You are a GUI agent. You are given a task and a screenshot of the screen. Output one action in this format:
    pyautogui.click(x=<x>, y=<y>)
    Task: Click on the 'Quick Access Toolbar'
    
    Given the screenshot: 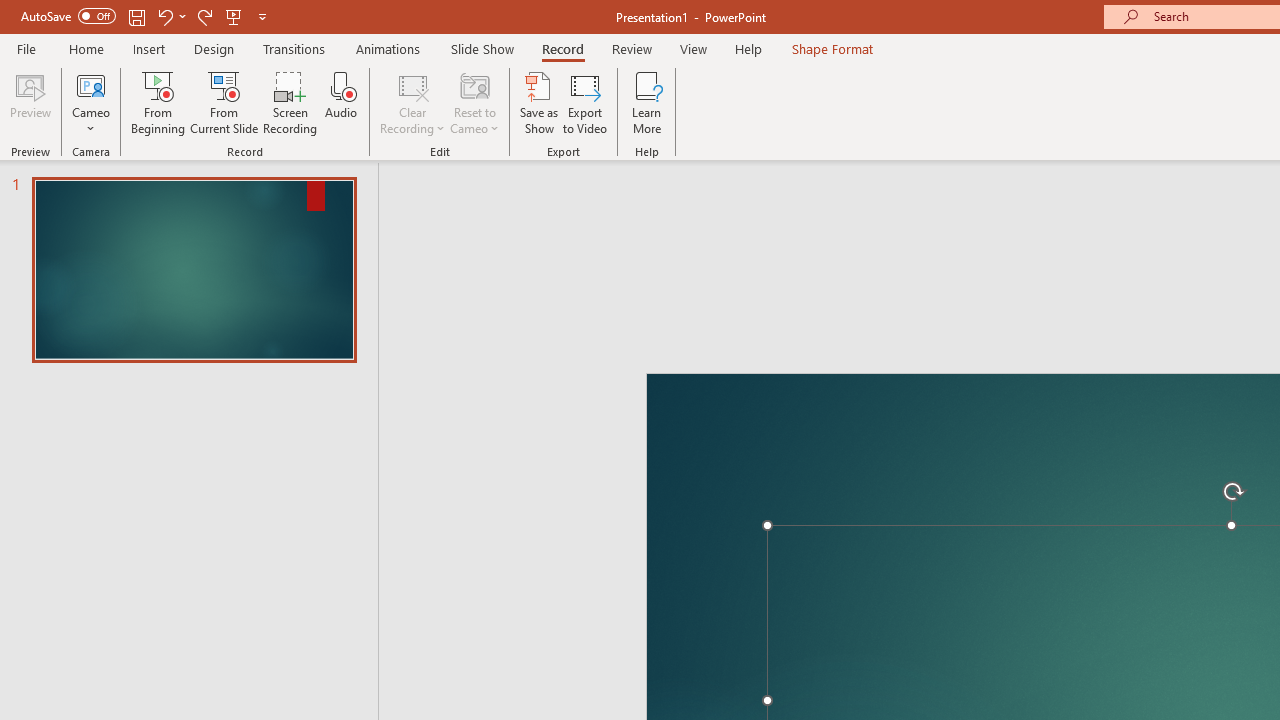 What is the action you would take?
    pyautogui.click(x=144, y=16)
    